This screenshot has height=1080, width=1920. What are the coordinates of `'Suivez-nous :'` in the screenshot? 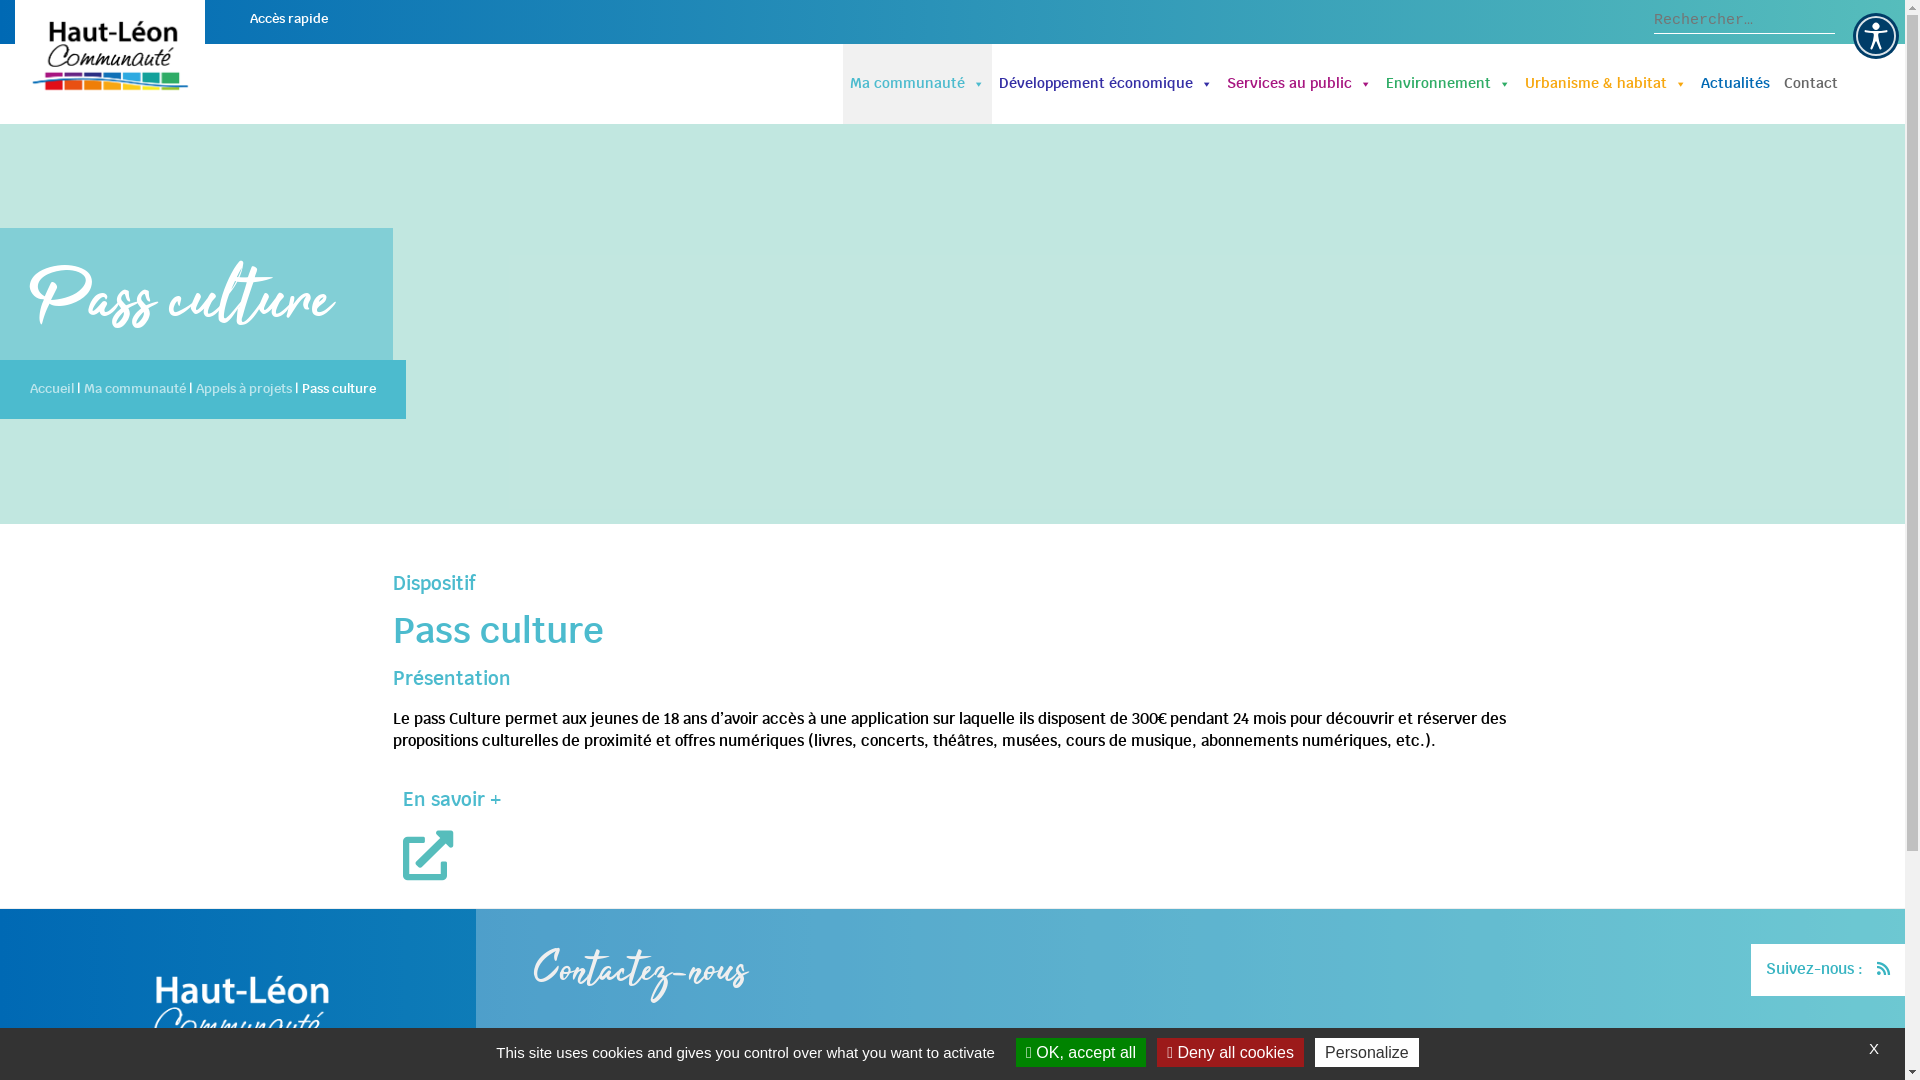 It's located at (1766, 968).